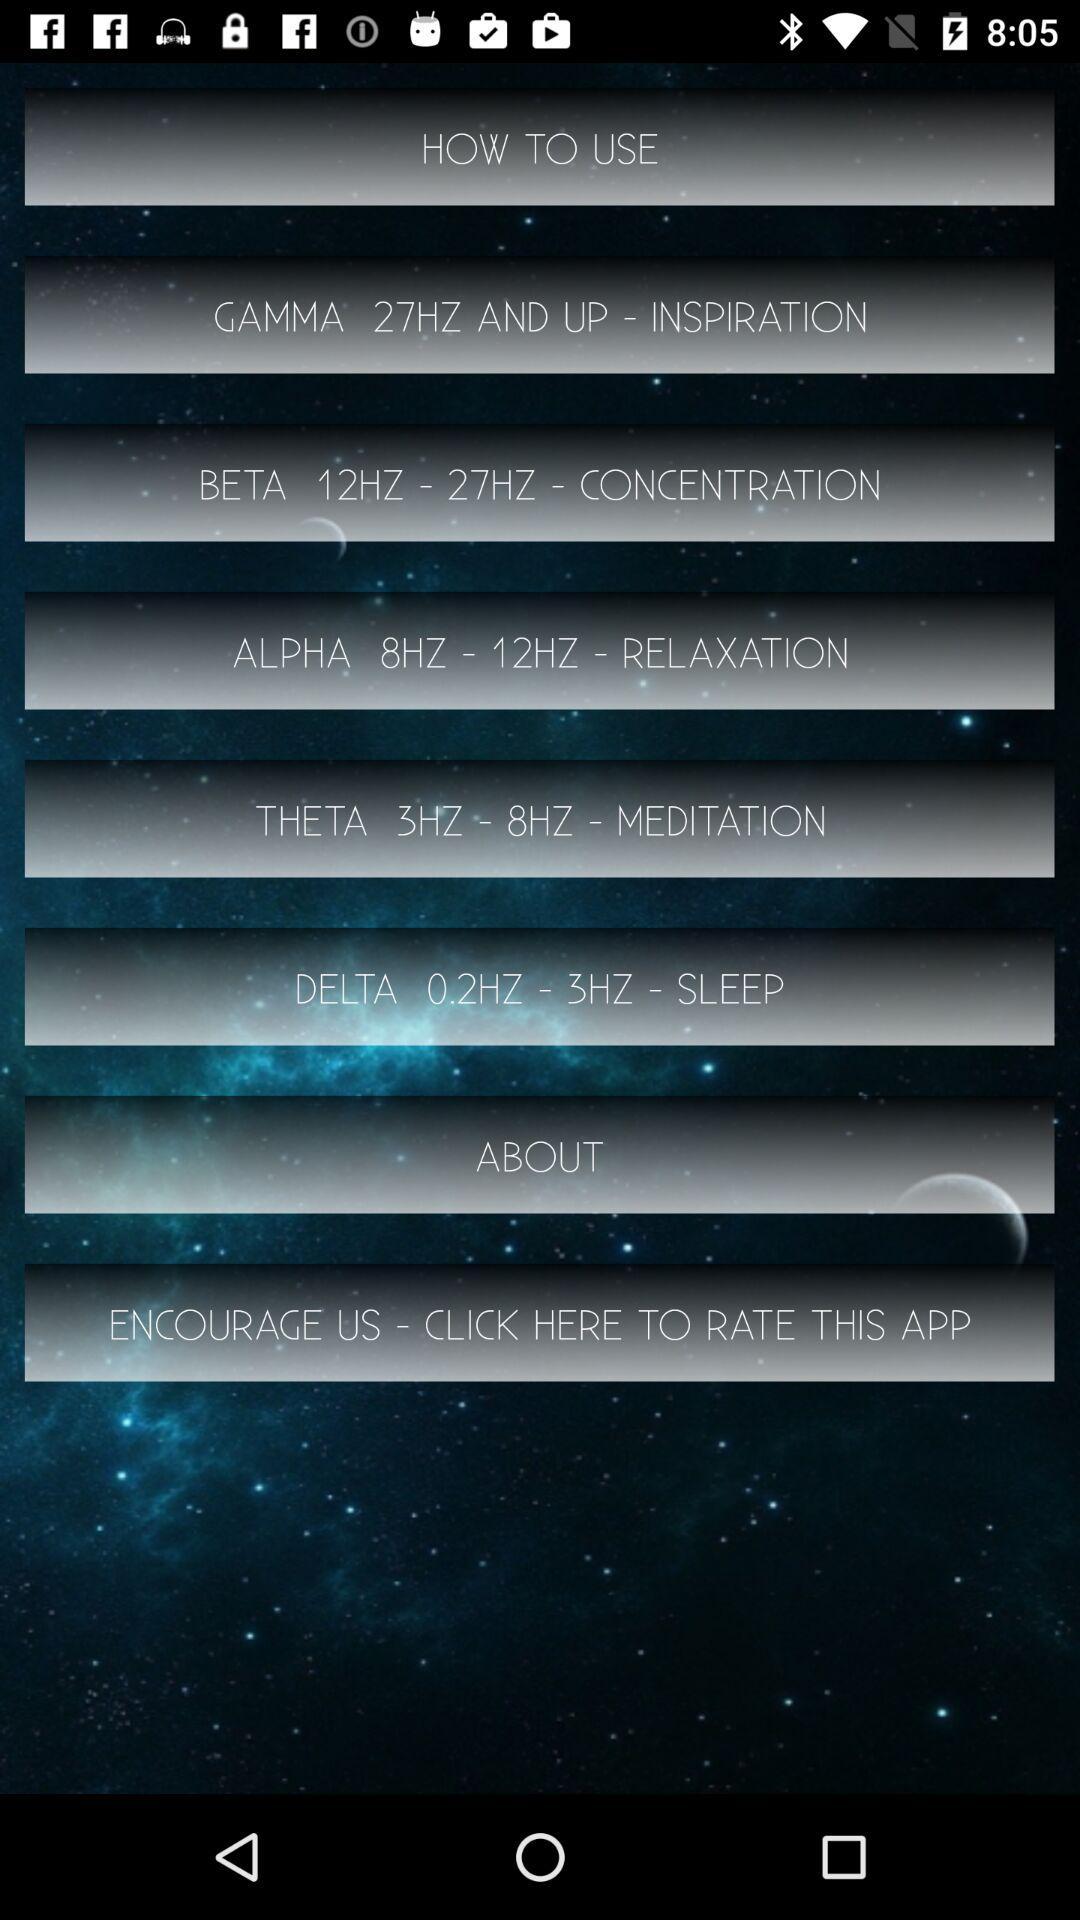  What do you see at coordinates (540, 987) in the screenshot?
I see `delta 0 2hz button` at bounding box center [540, 987].